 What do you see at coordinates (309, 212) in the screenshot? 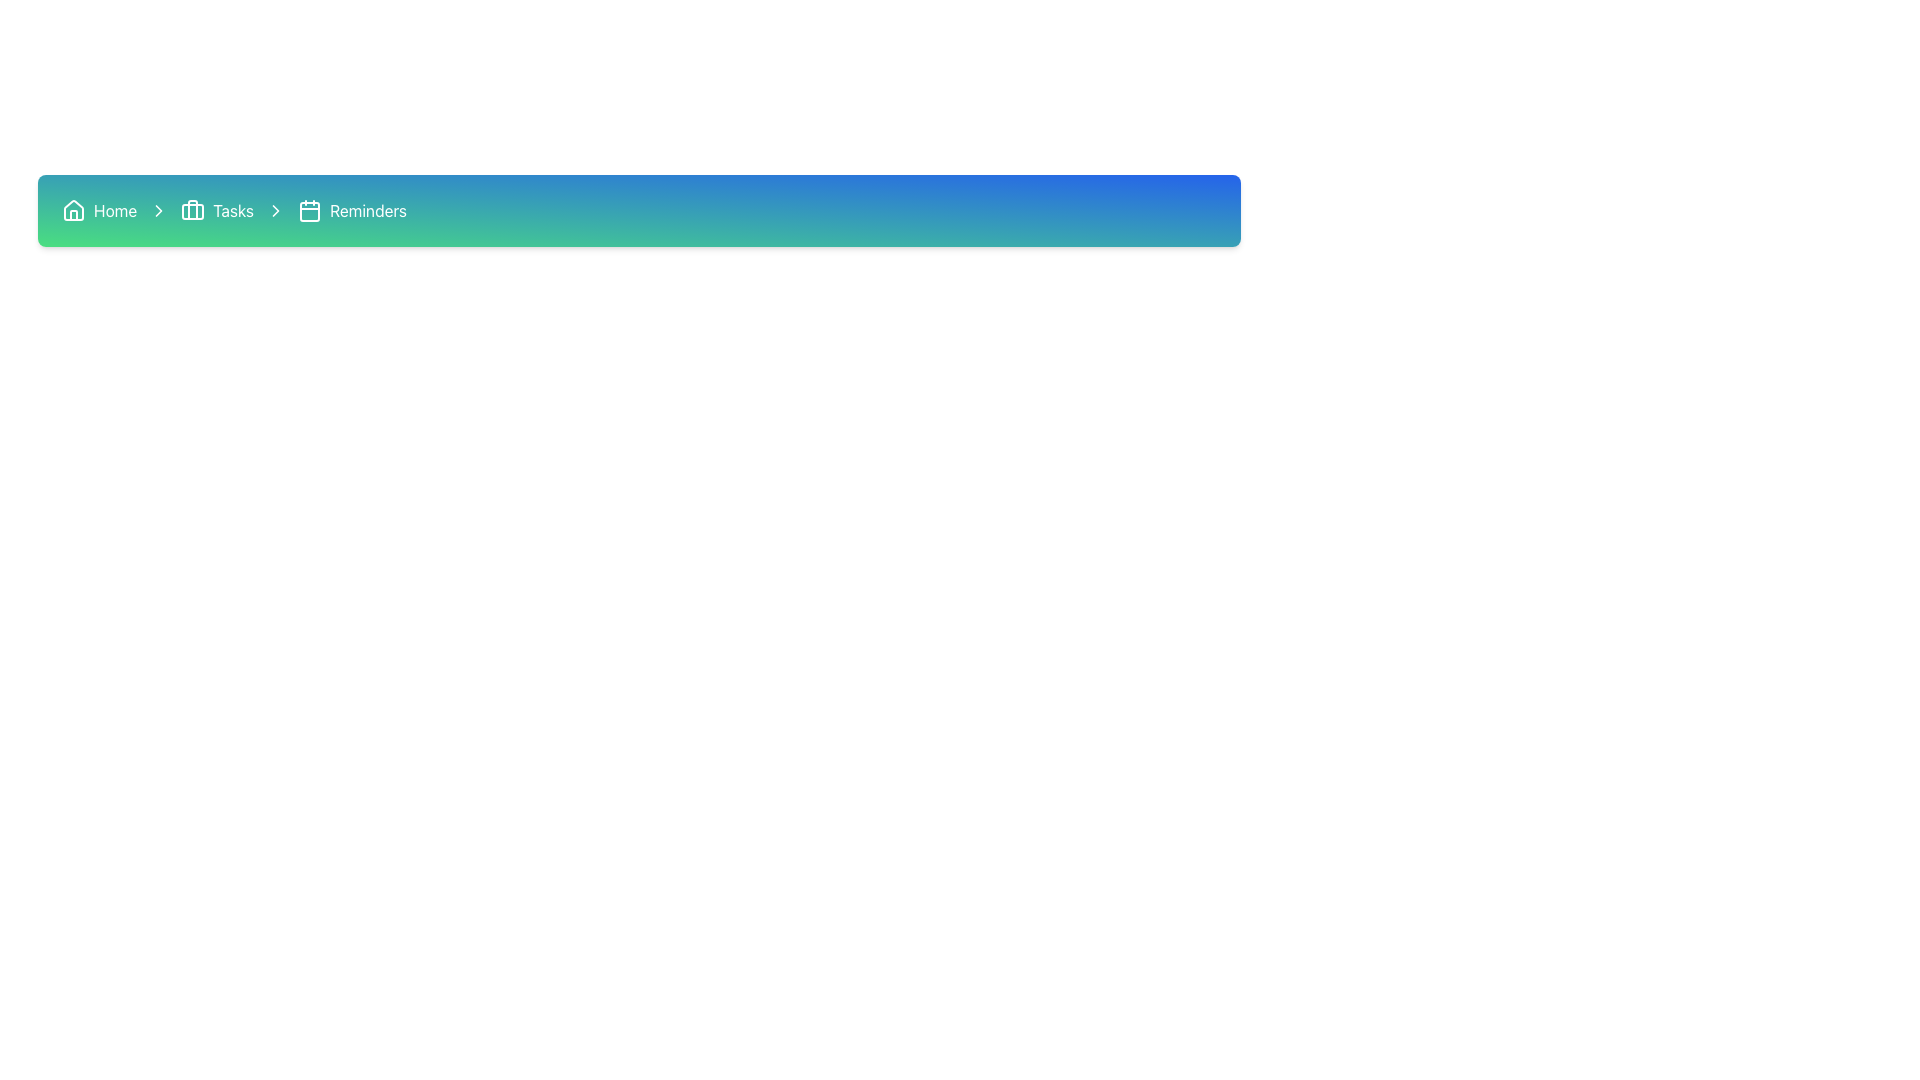
I see `the teal-colored calendar icon with rounded corners that is positioned to the right of a gift icon and to the left of the 'Reminders' text in the navigation bar` at bounding box center [309, 212].